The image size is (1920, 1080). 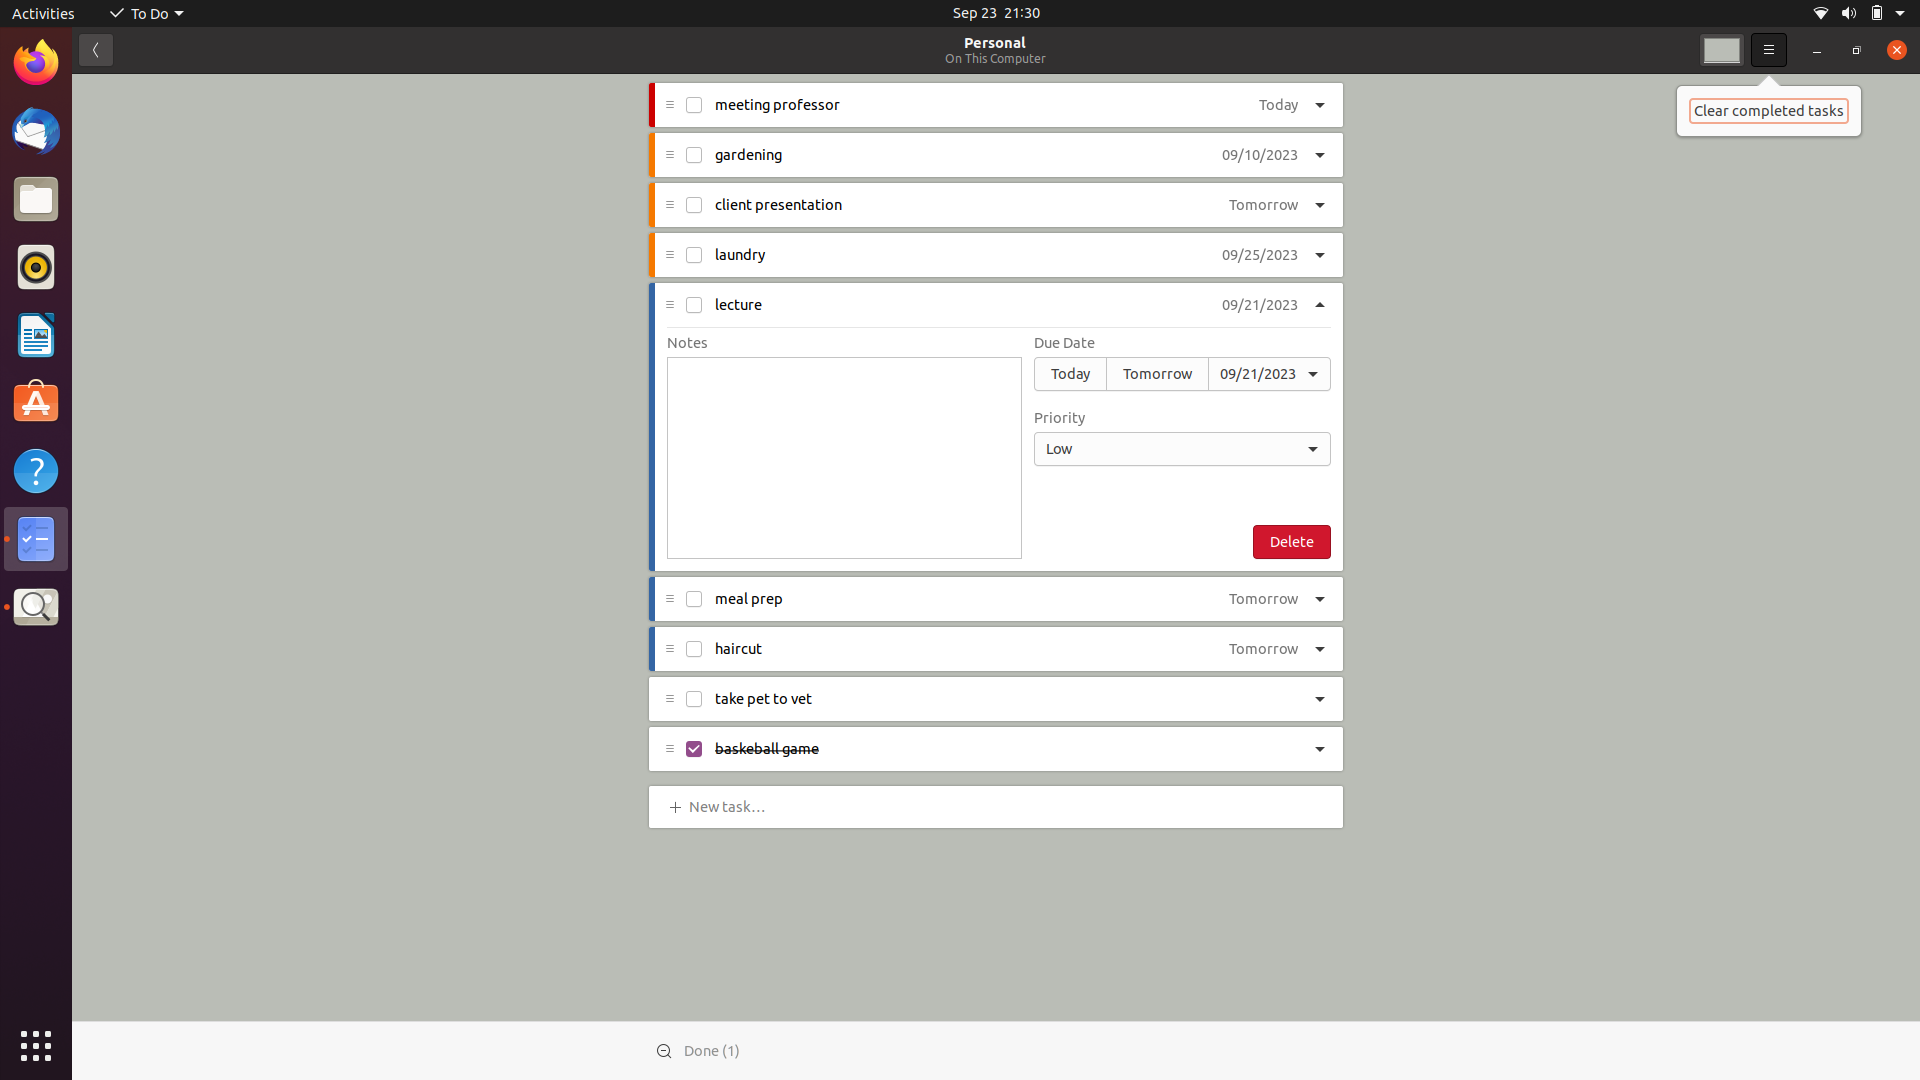 What do you see at coordinates (695, 253) in the screenshot?
I see `Check off the "laundry" task as done` at bounding box center [695, 253].